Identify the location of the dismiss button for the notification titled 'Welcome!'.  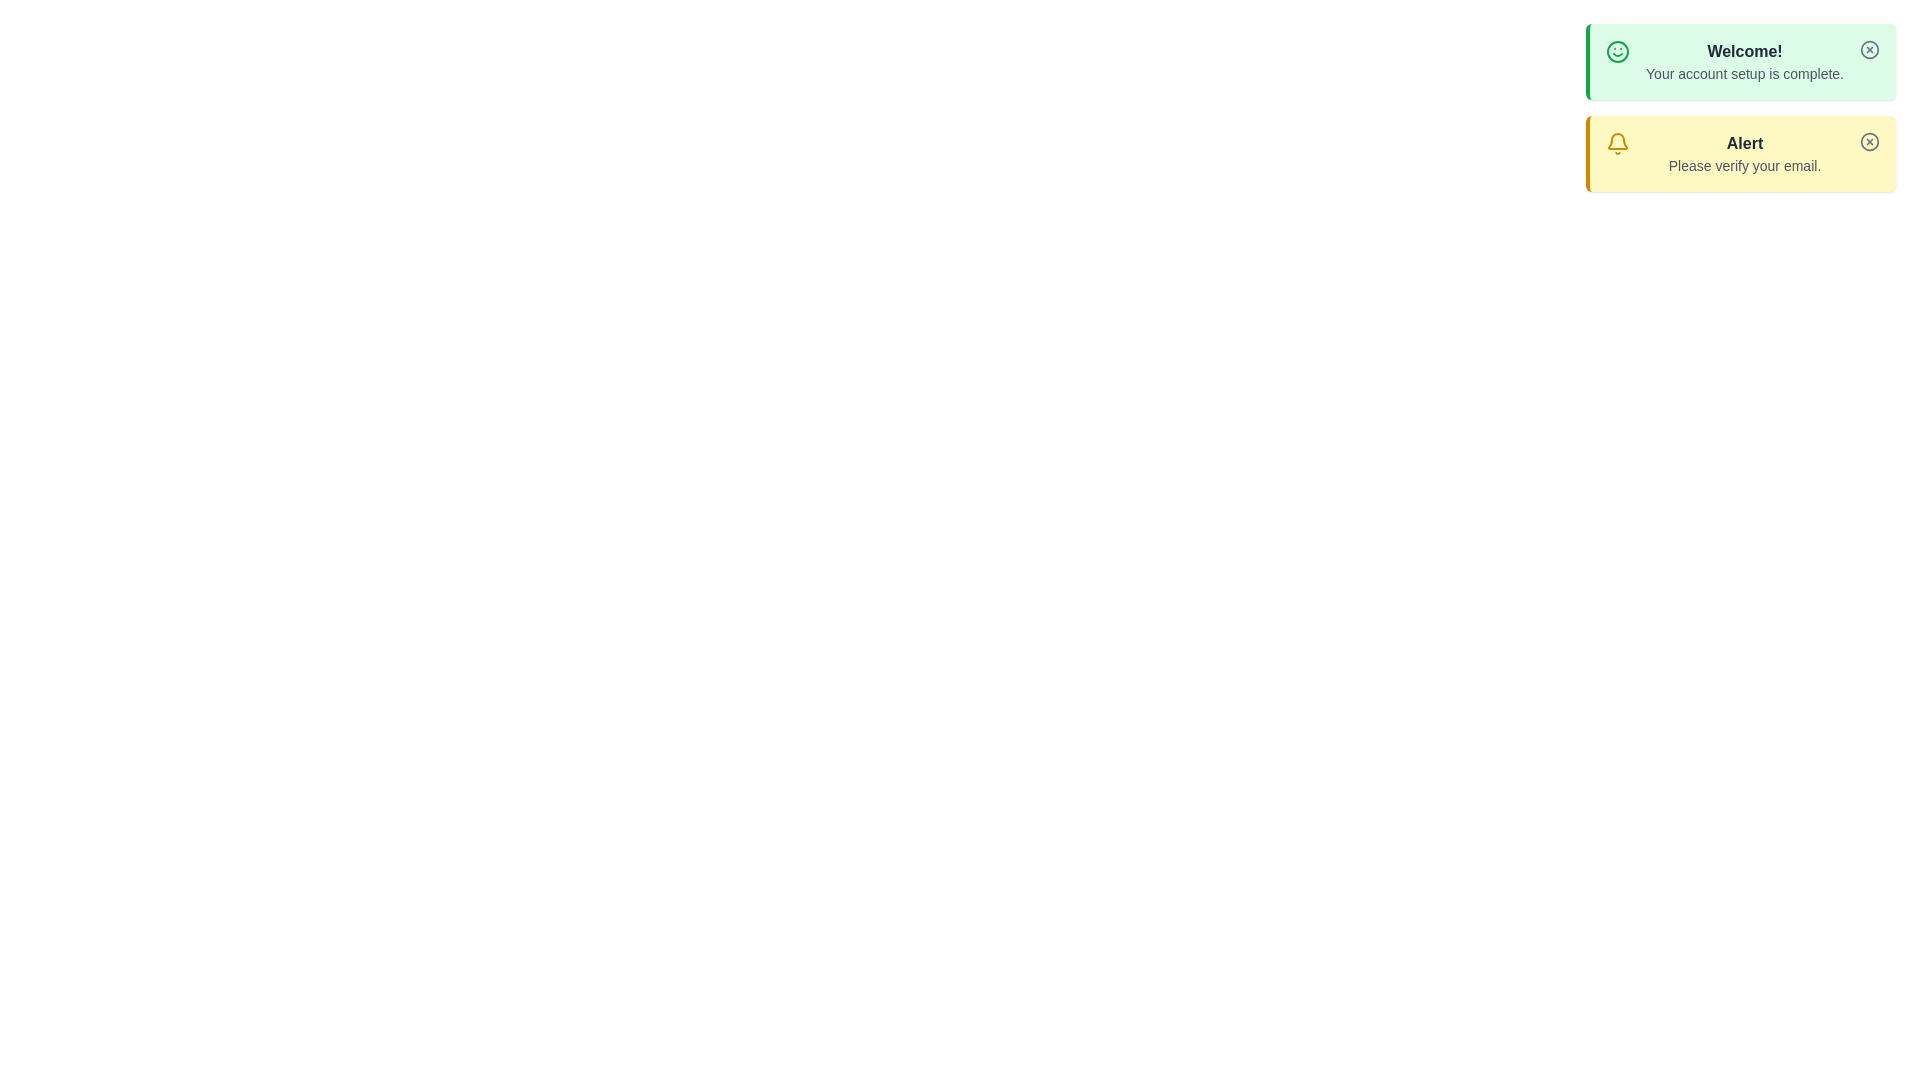
(1869, 49).